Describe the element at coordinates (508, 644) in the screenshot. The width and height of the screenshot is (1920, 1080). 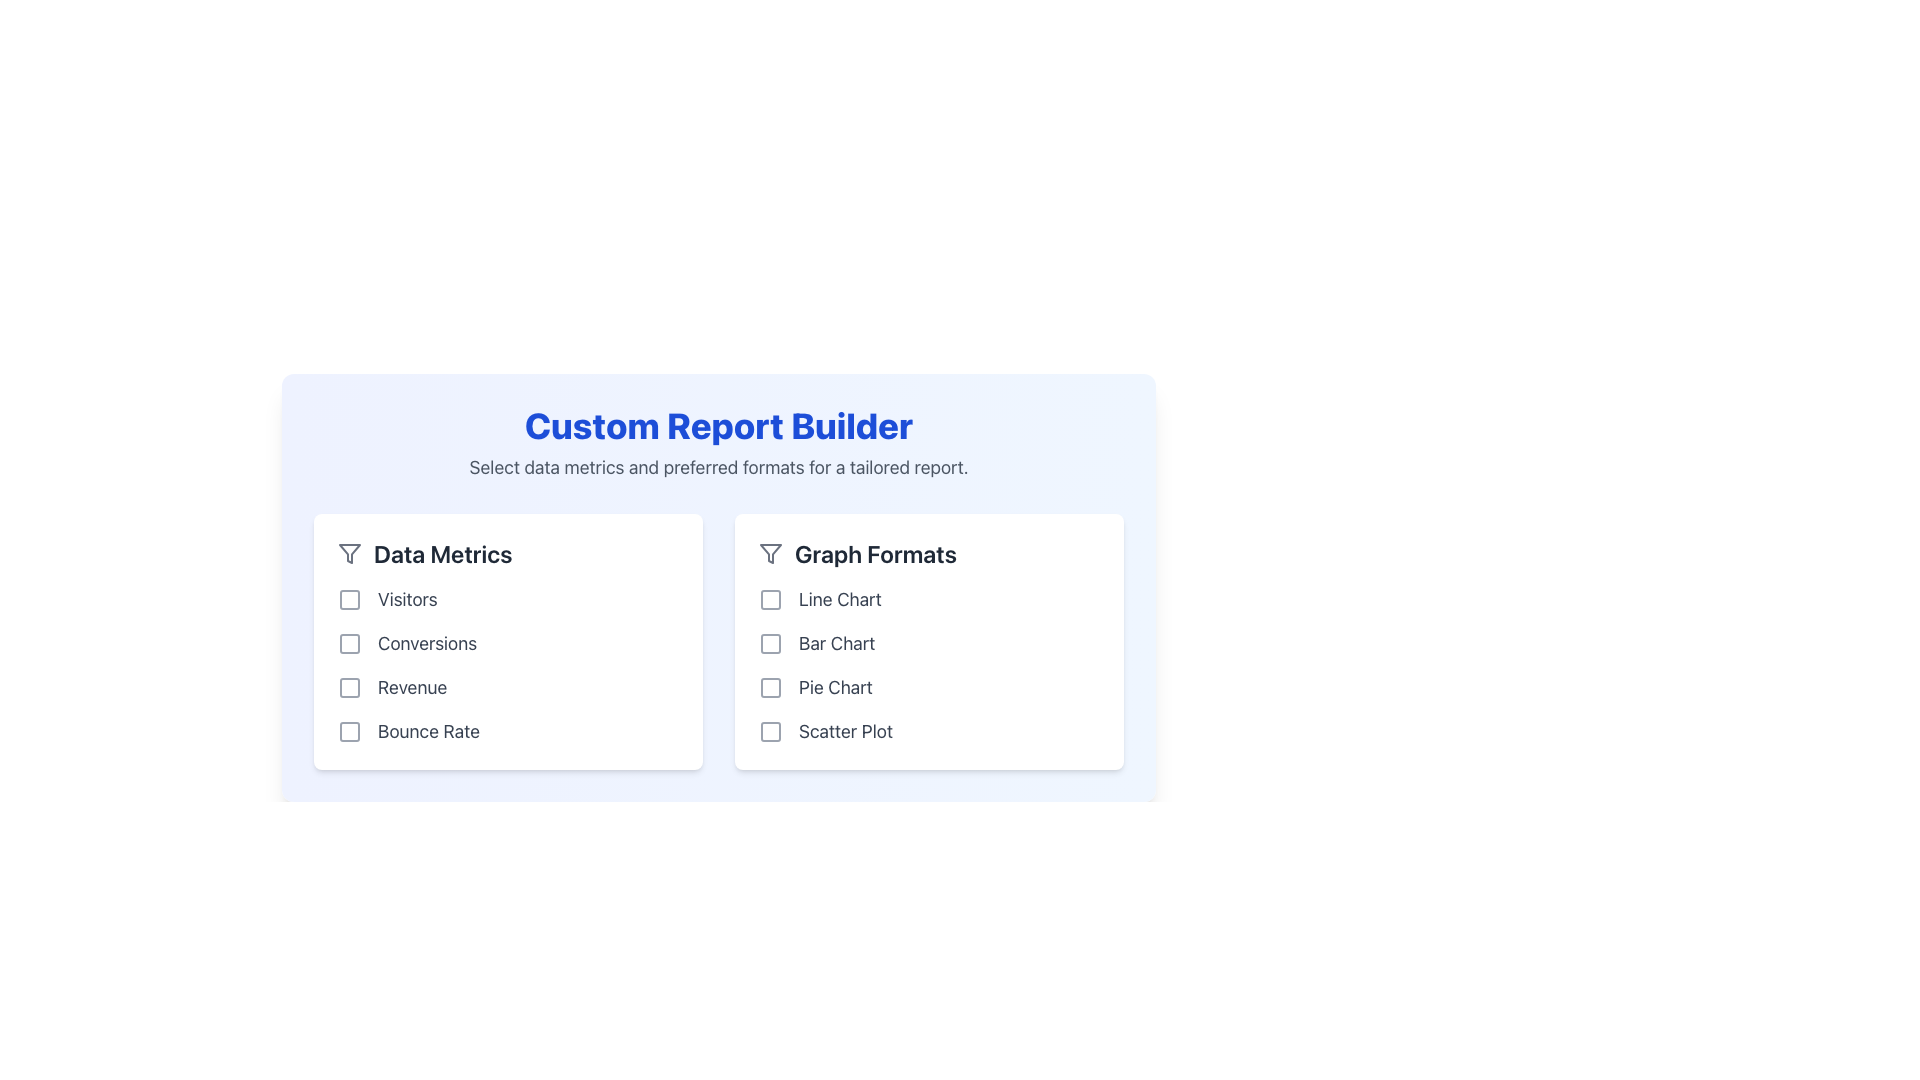
I see `the checkbox labeled 'Conversions'` at that location.